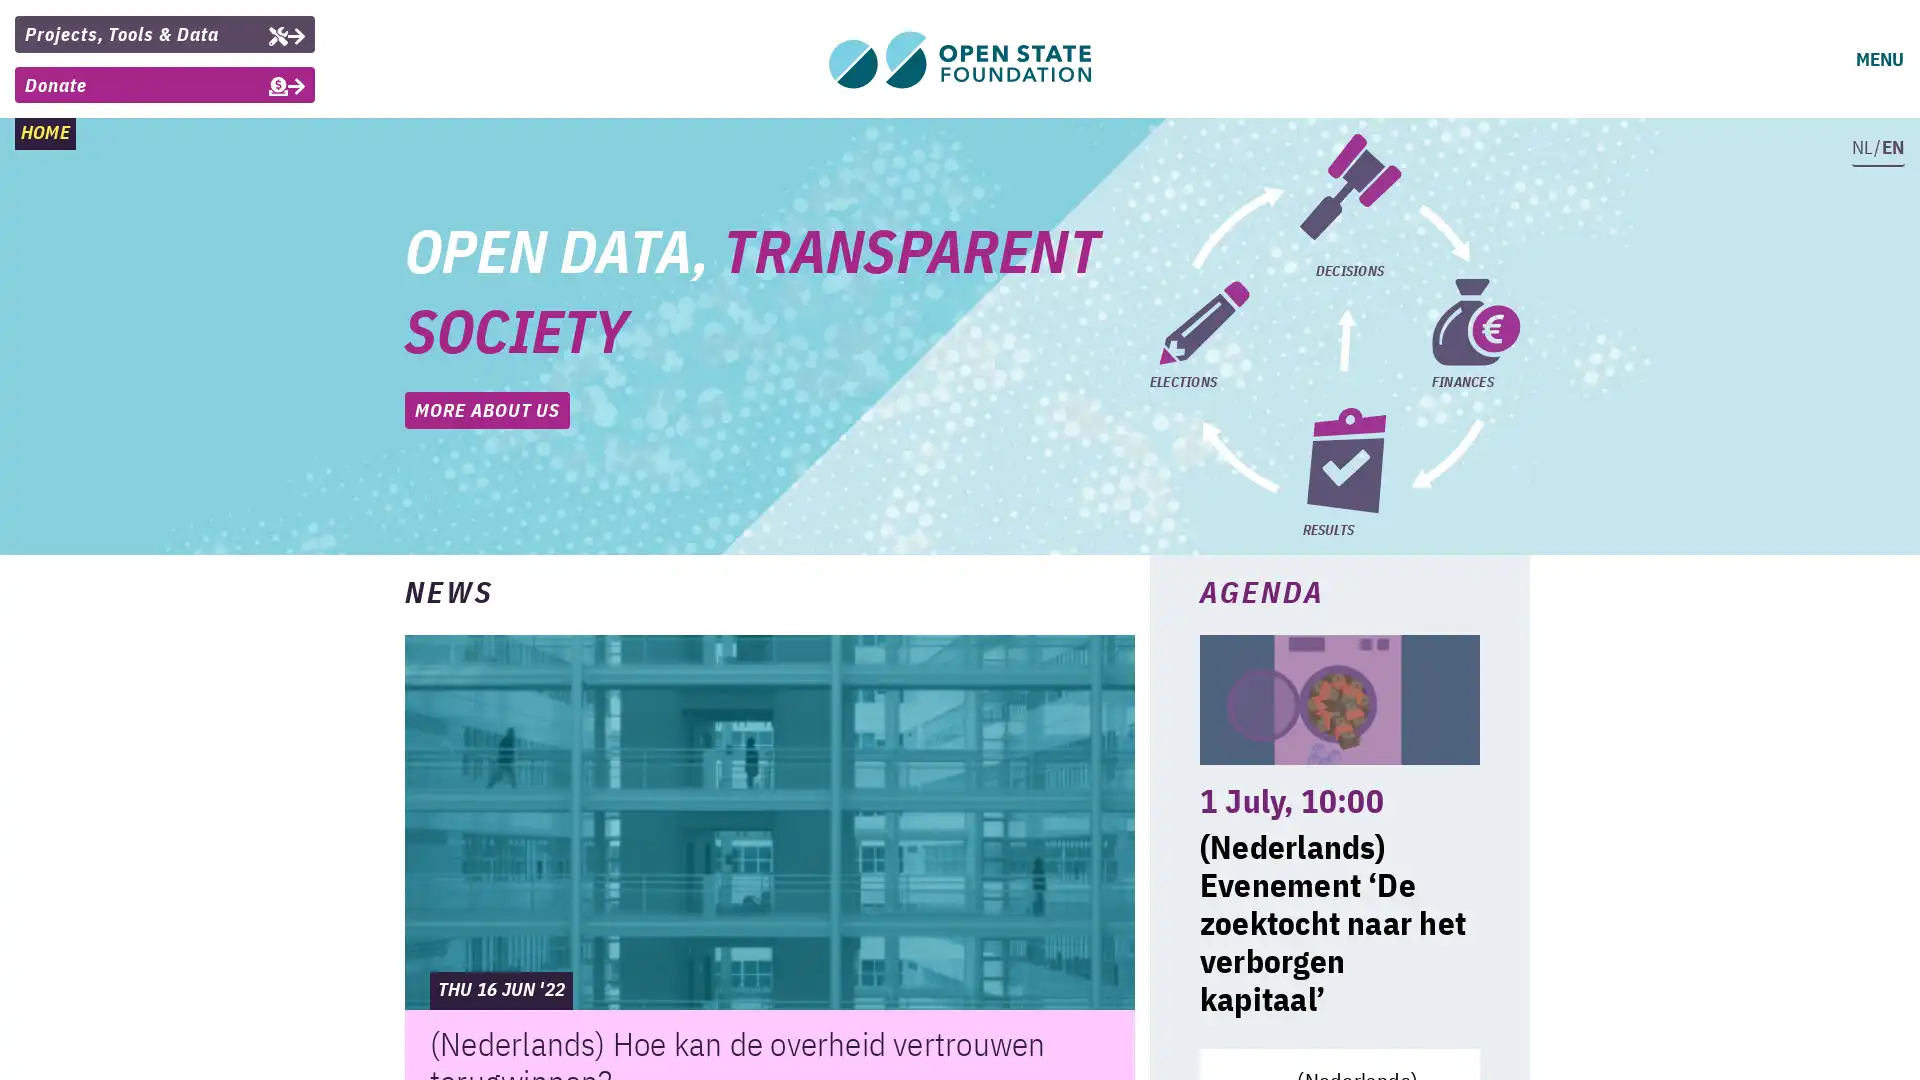 This screenshot has height=1080, width=1920. I want to click on Toggle navigation, so click(1877, 59).